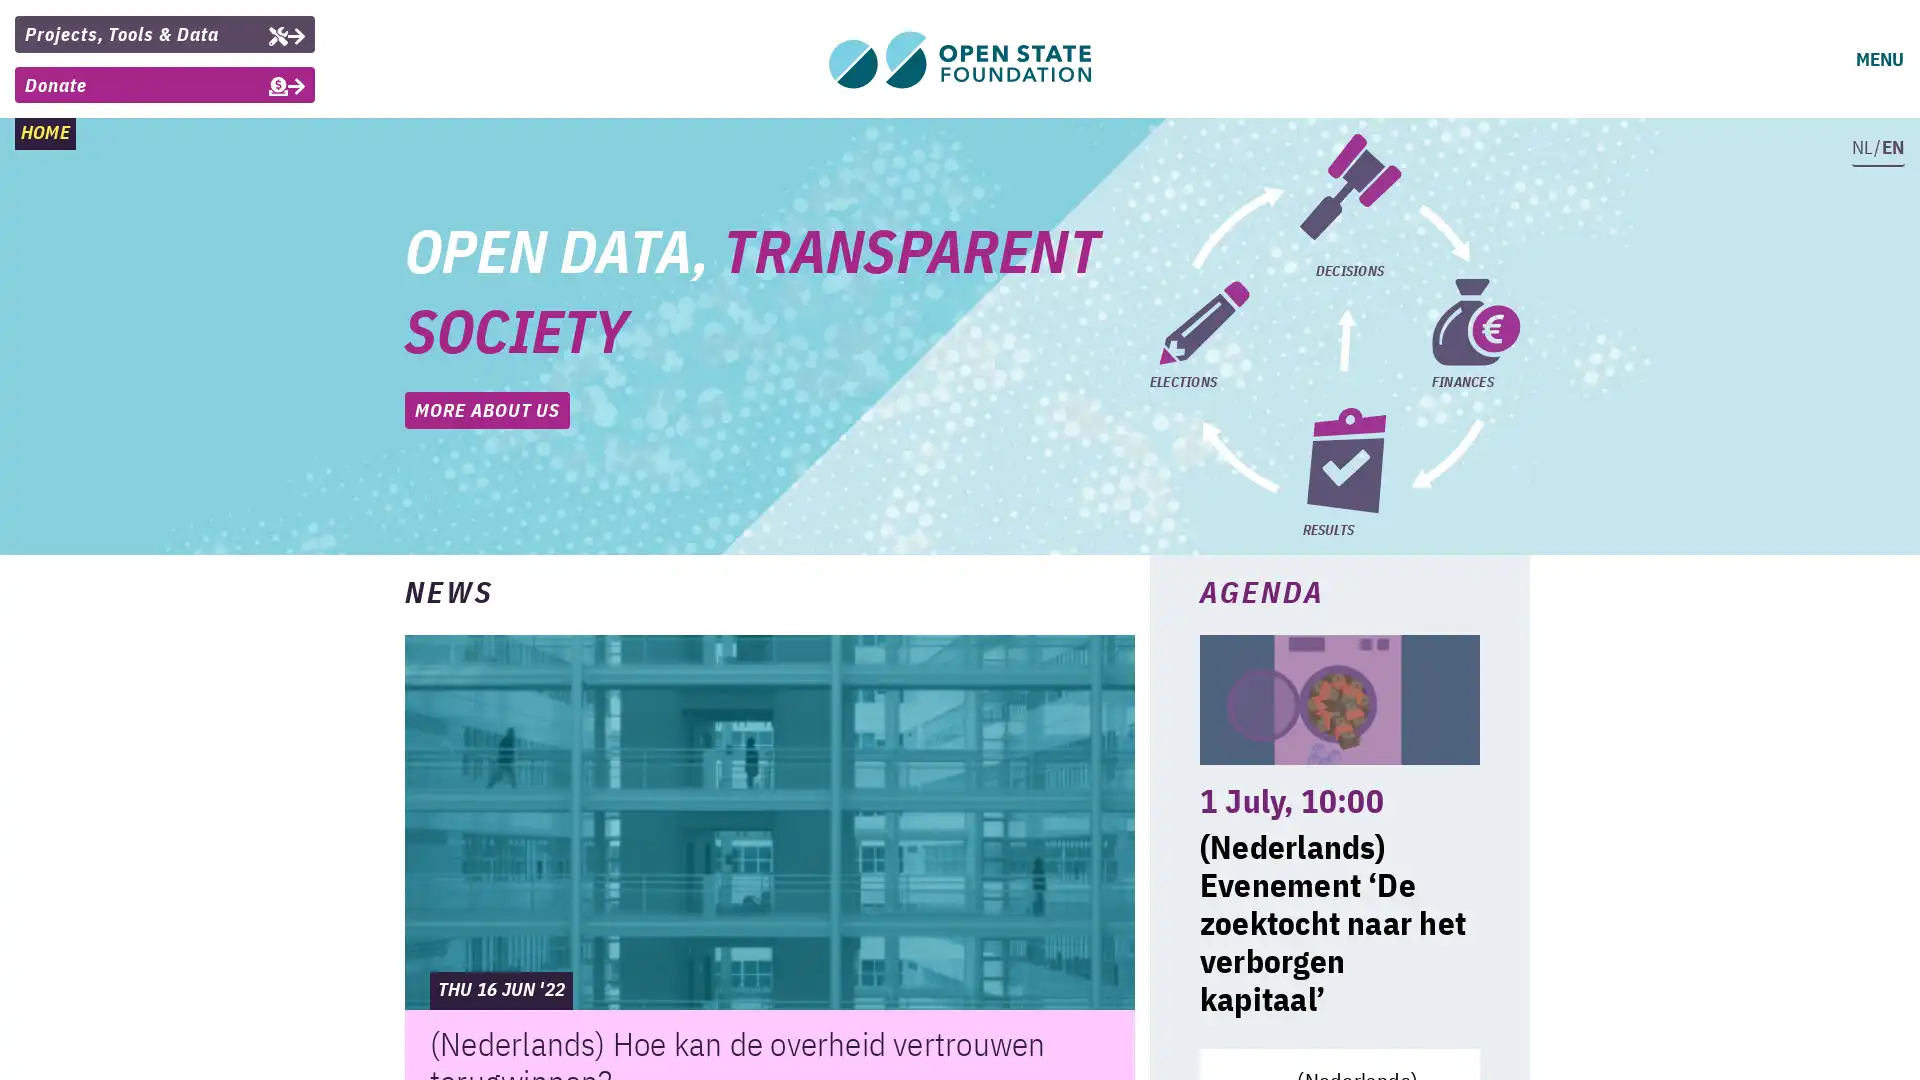 This screenshot has height=1080, width=1920. I want to click on Toggle navigation, so click(1877, 59).